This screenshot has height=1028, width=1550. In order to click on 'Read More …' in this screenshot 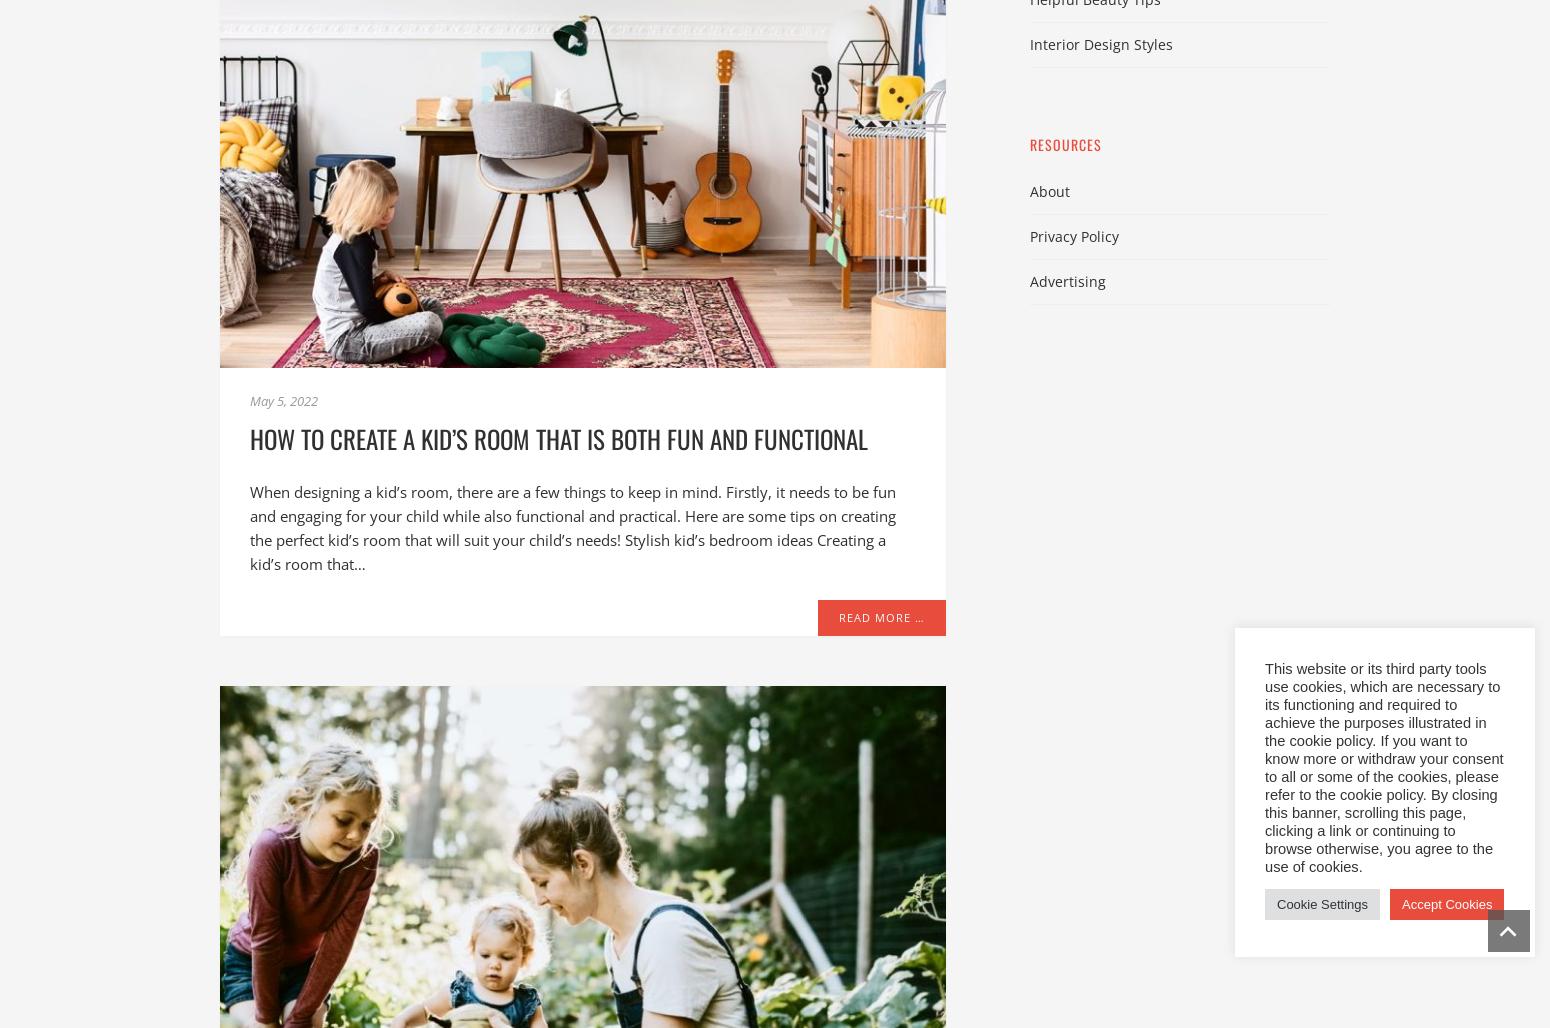, I will do `click(881, 616)`.